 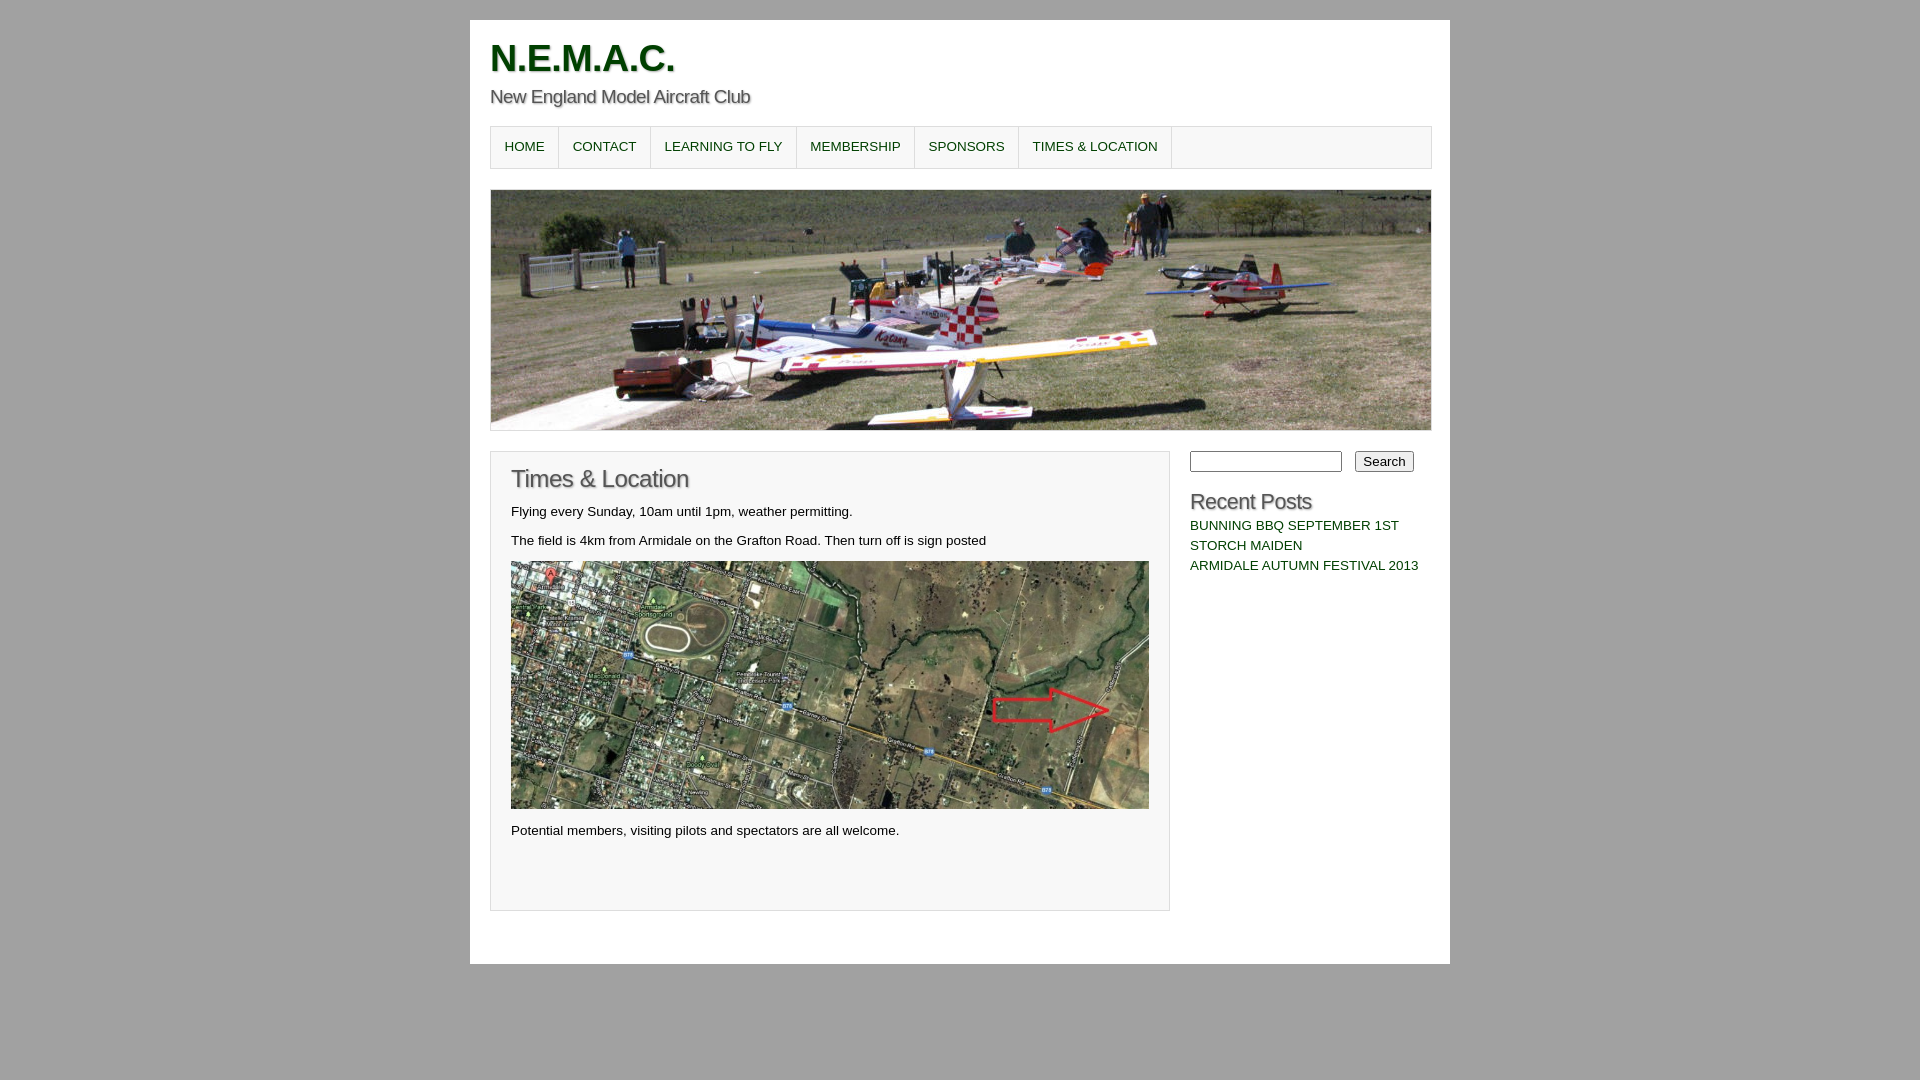 What do you see at coordinates (564, 145) in the screenshot?
I see `'SKIP TO CONTENT'` at bounding box center [564, 145].